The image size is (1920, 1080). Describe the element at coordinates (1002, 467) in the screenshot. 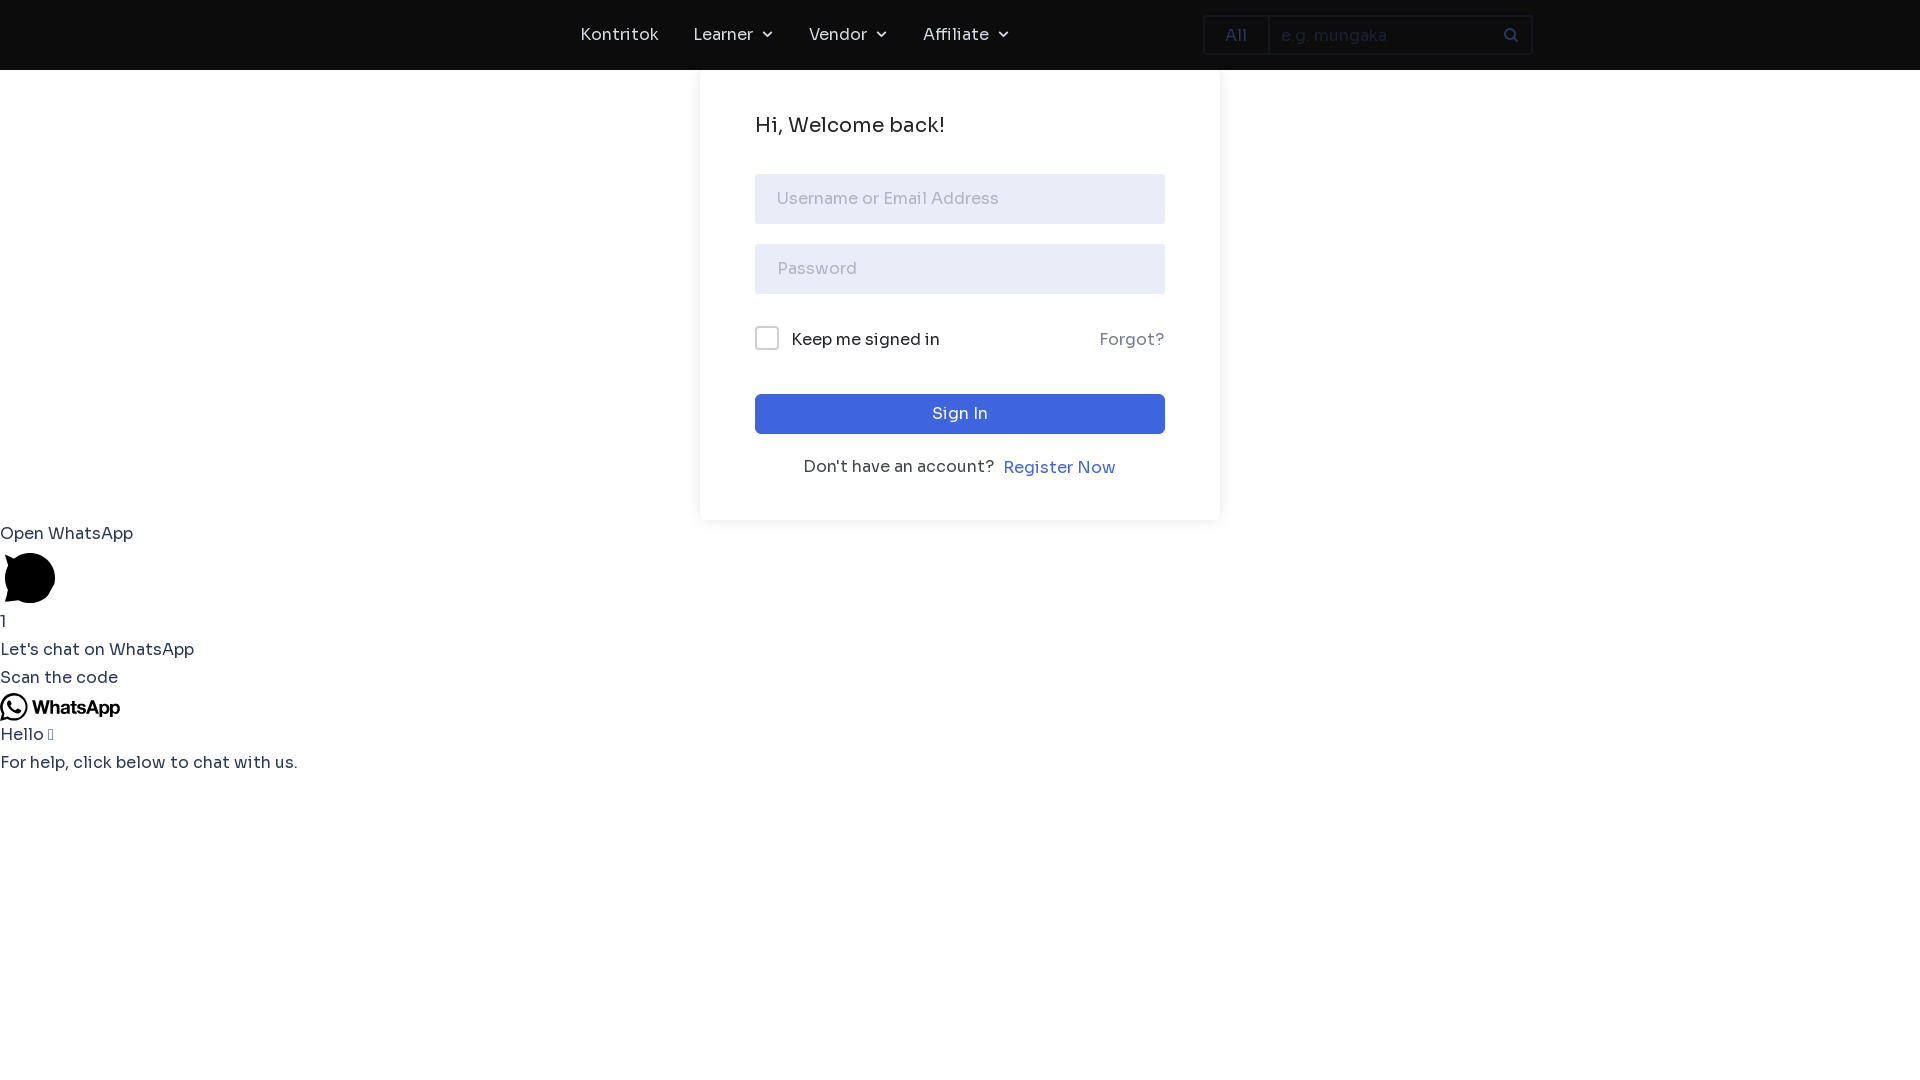

I see `'Register Now'` at that location.